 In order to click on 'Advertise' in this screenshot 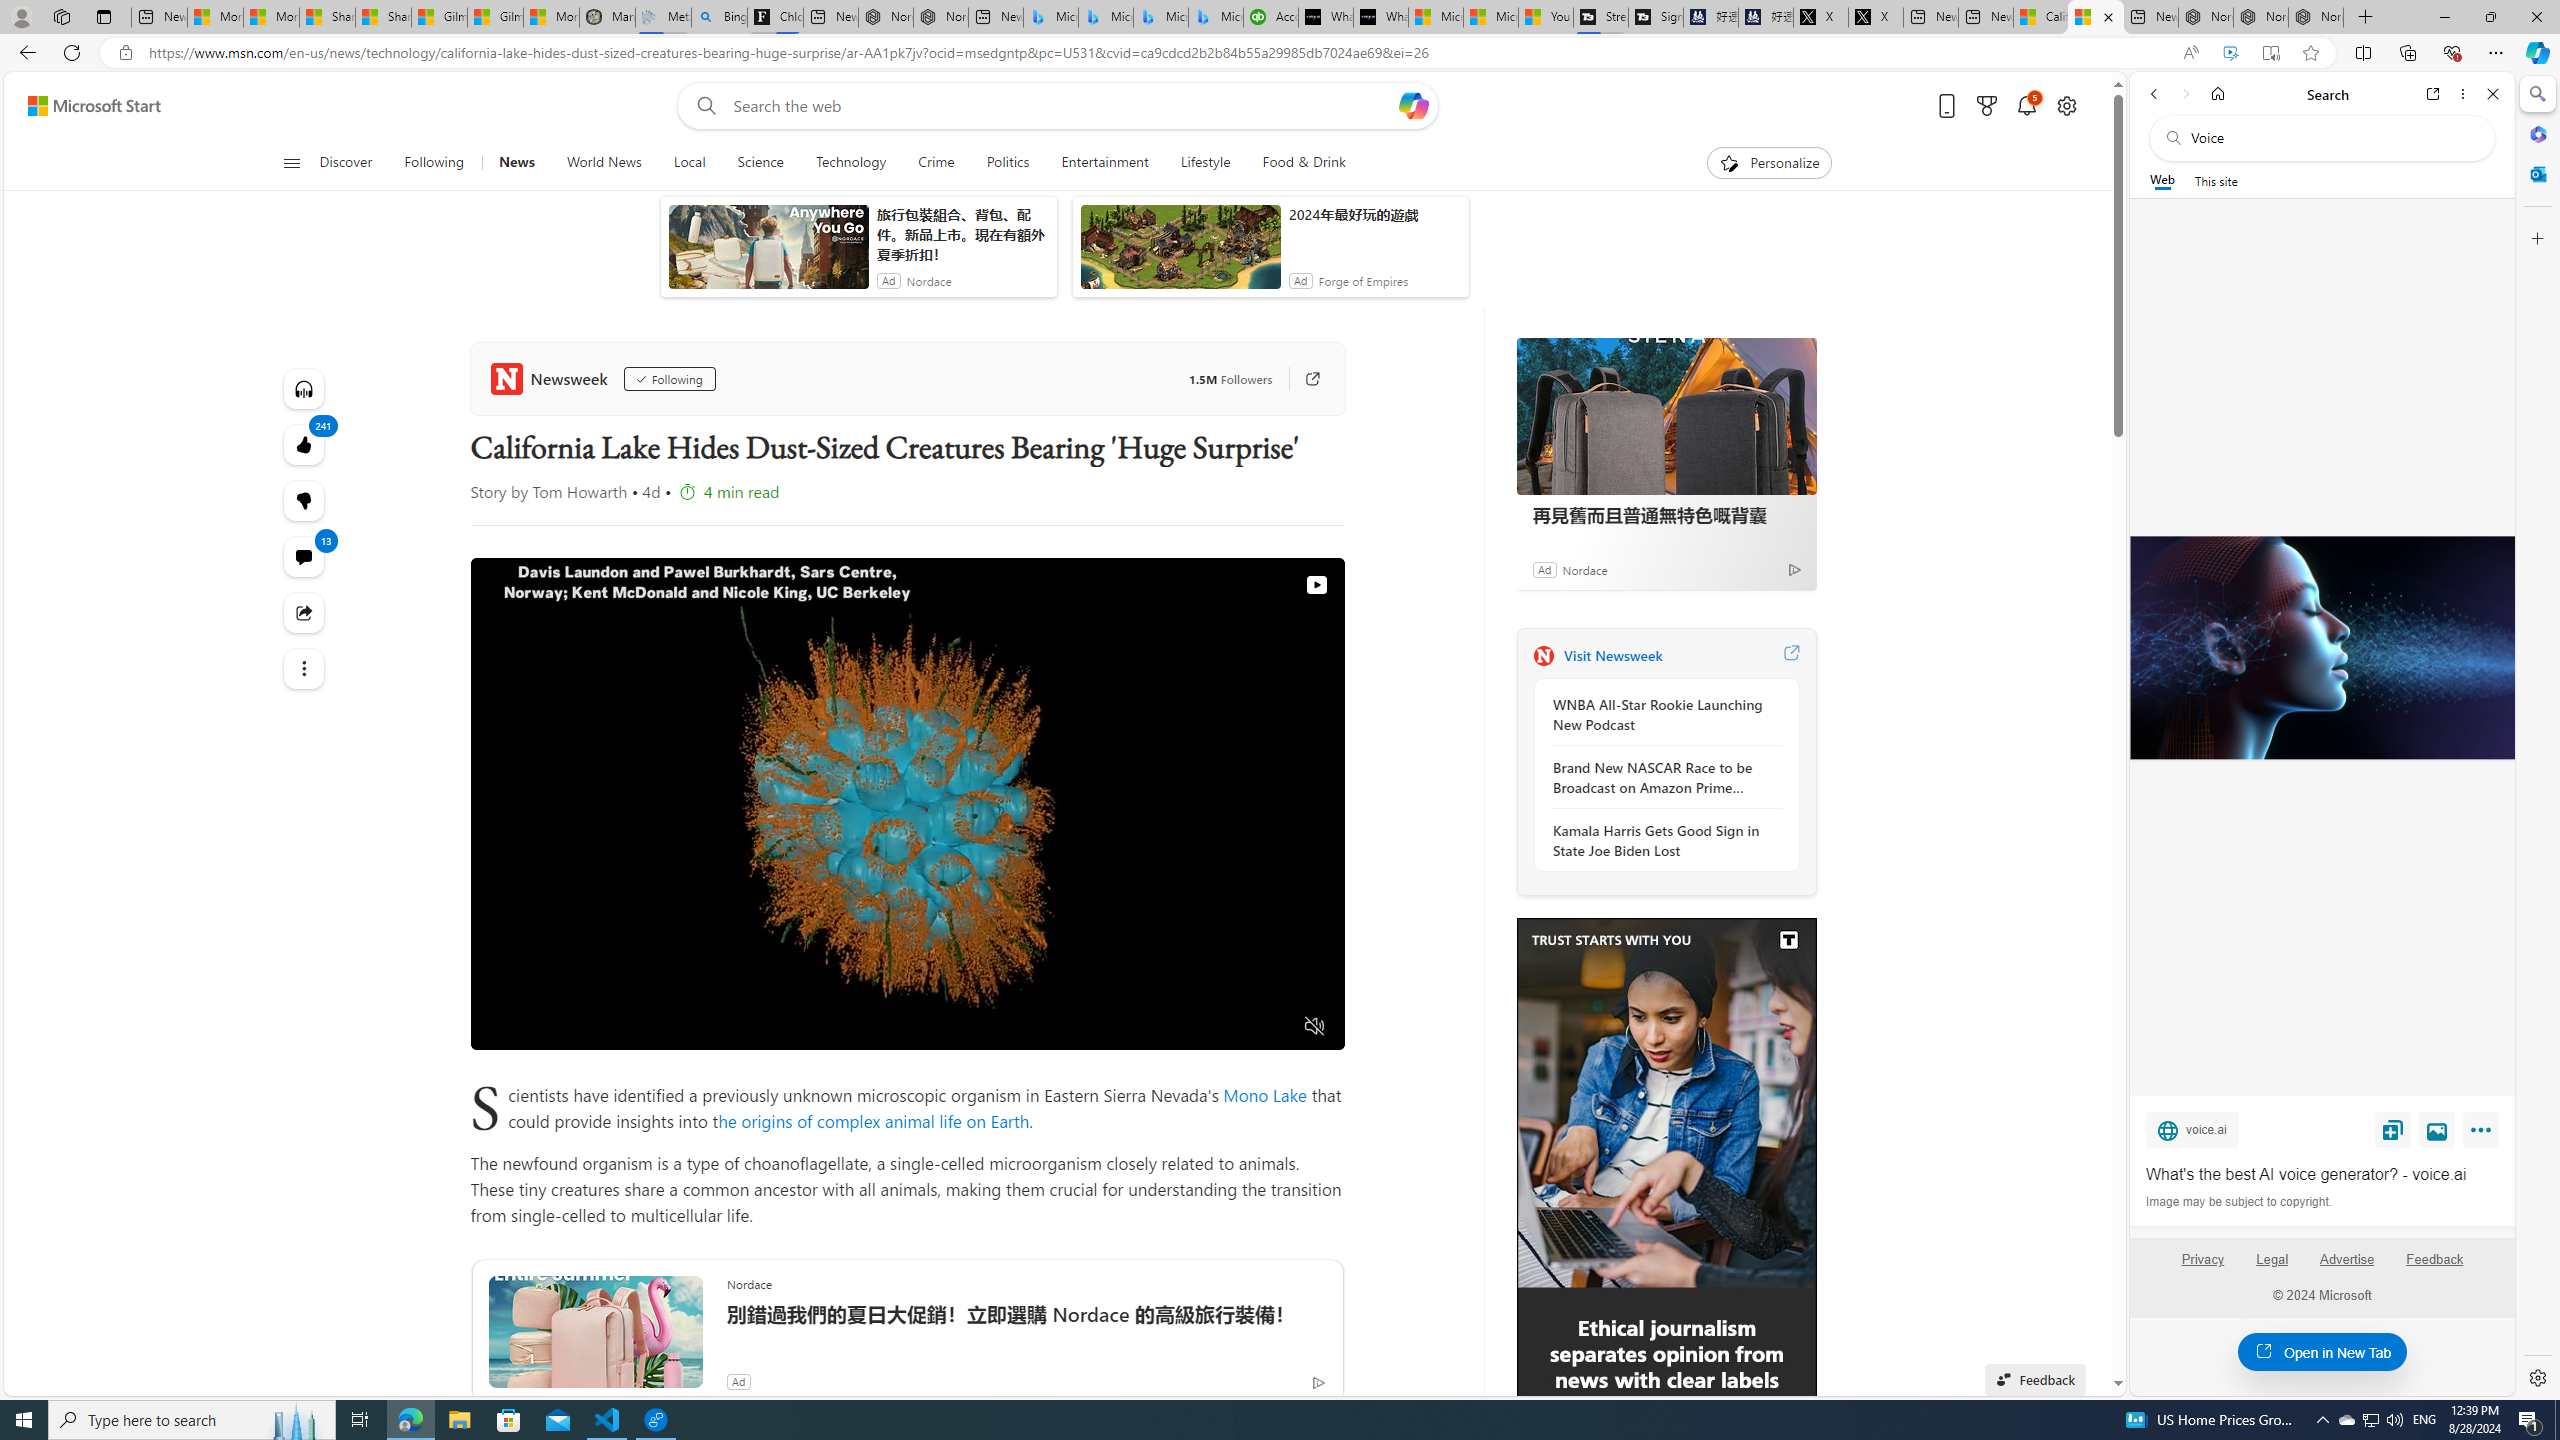, I will do `click(2347, 1267)`.